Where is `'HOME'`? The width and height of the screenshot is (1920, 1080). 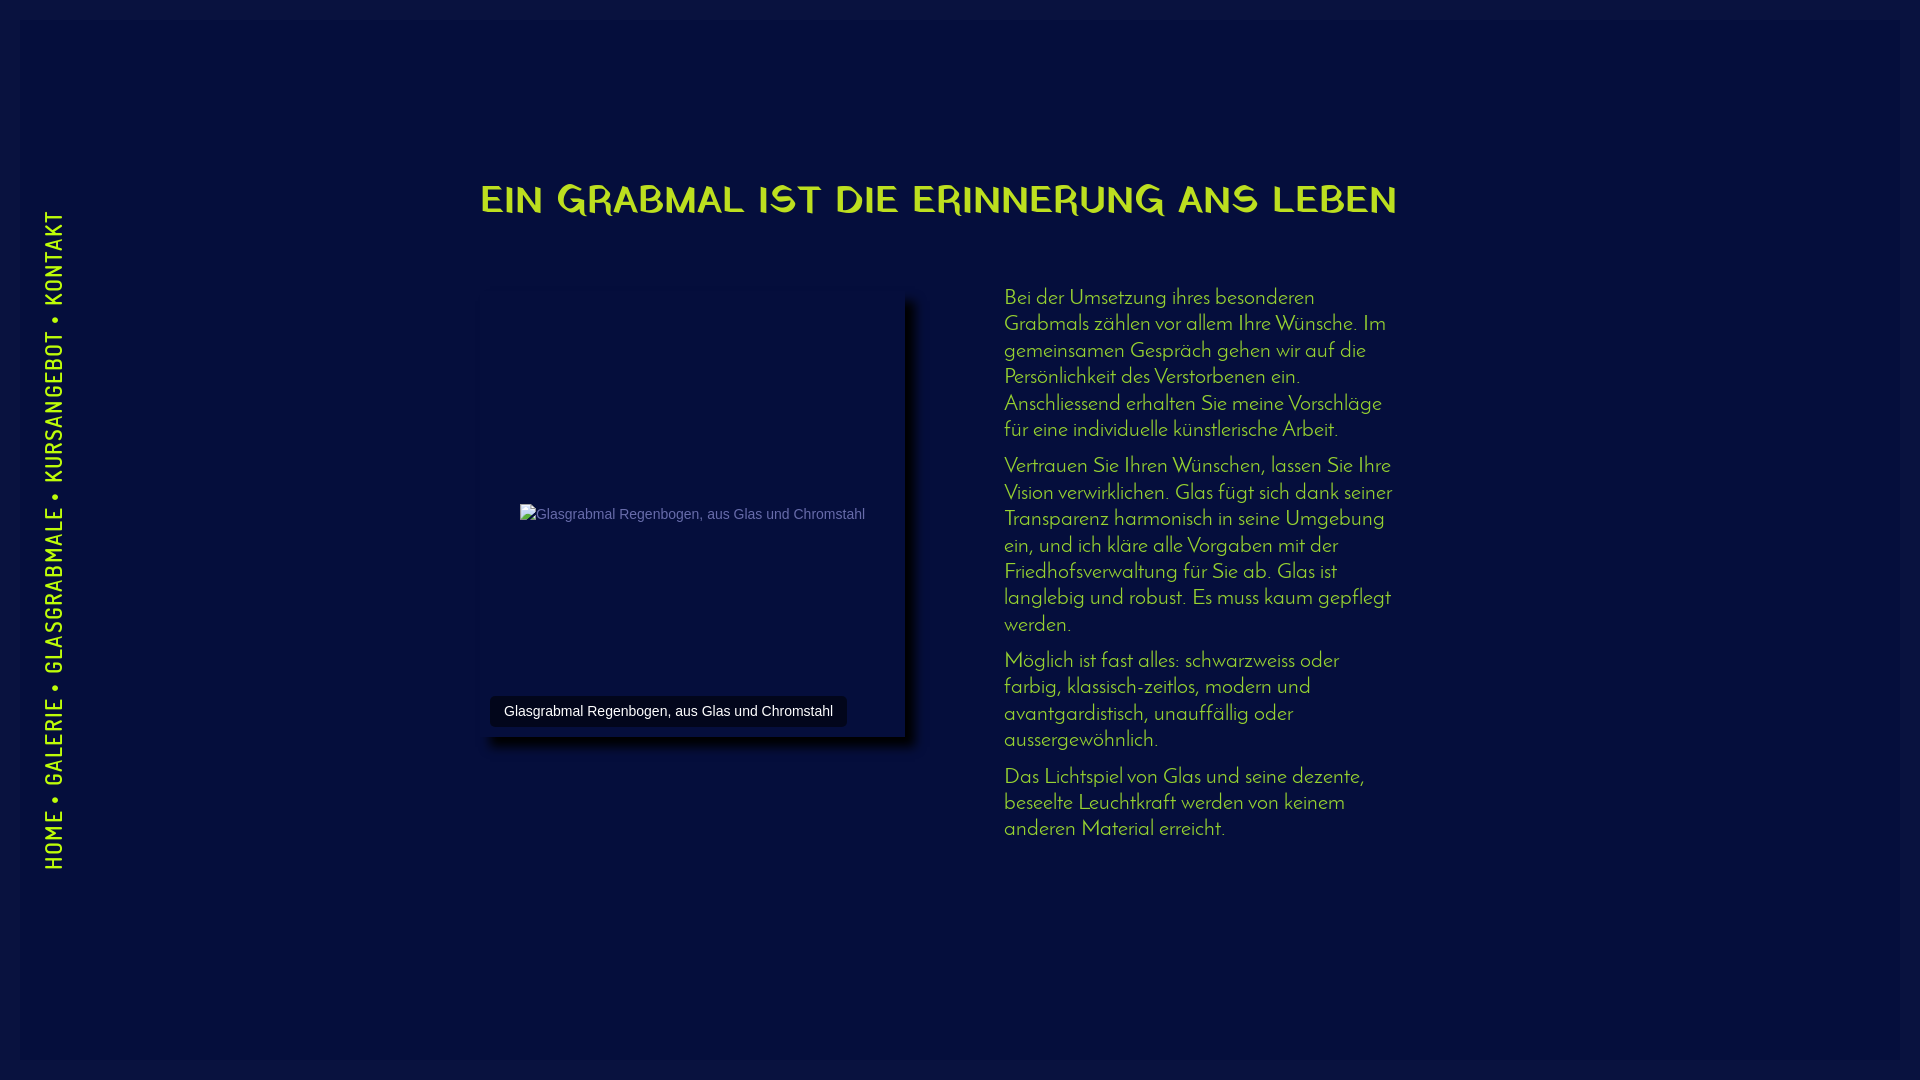
'HOME' is located at coordinates (68, 825).